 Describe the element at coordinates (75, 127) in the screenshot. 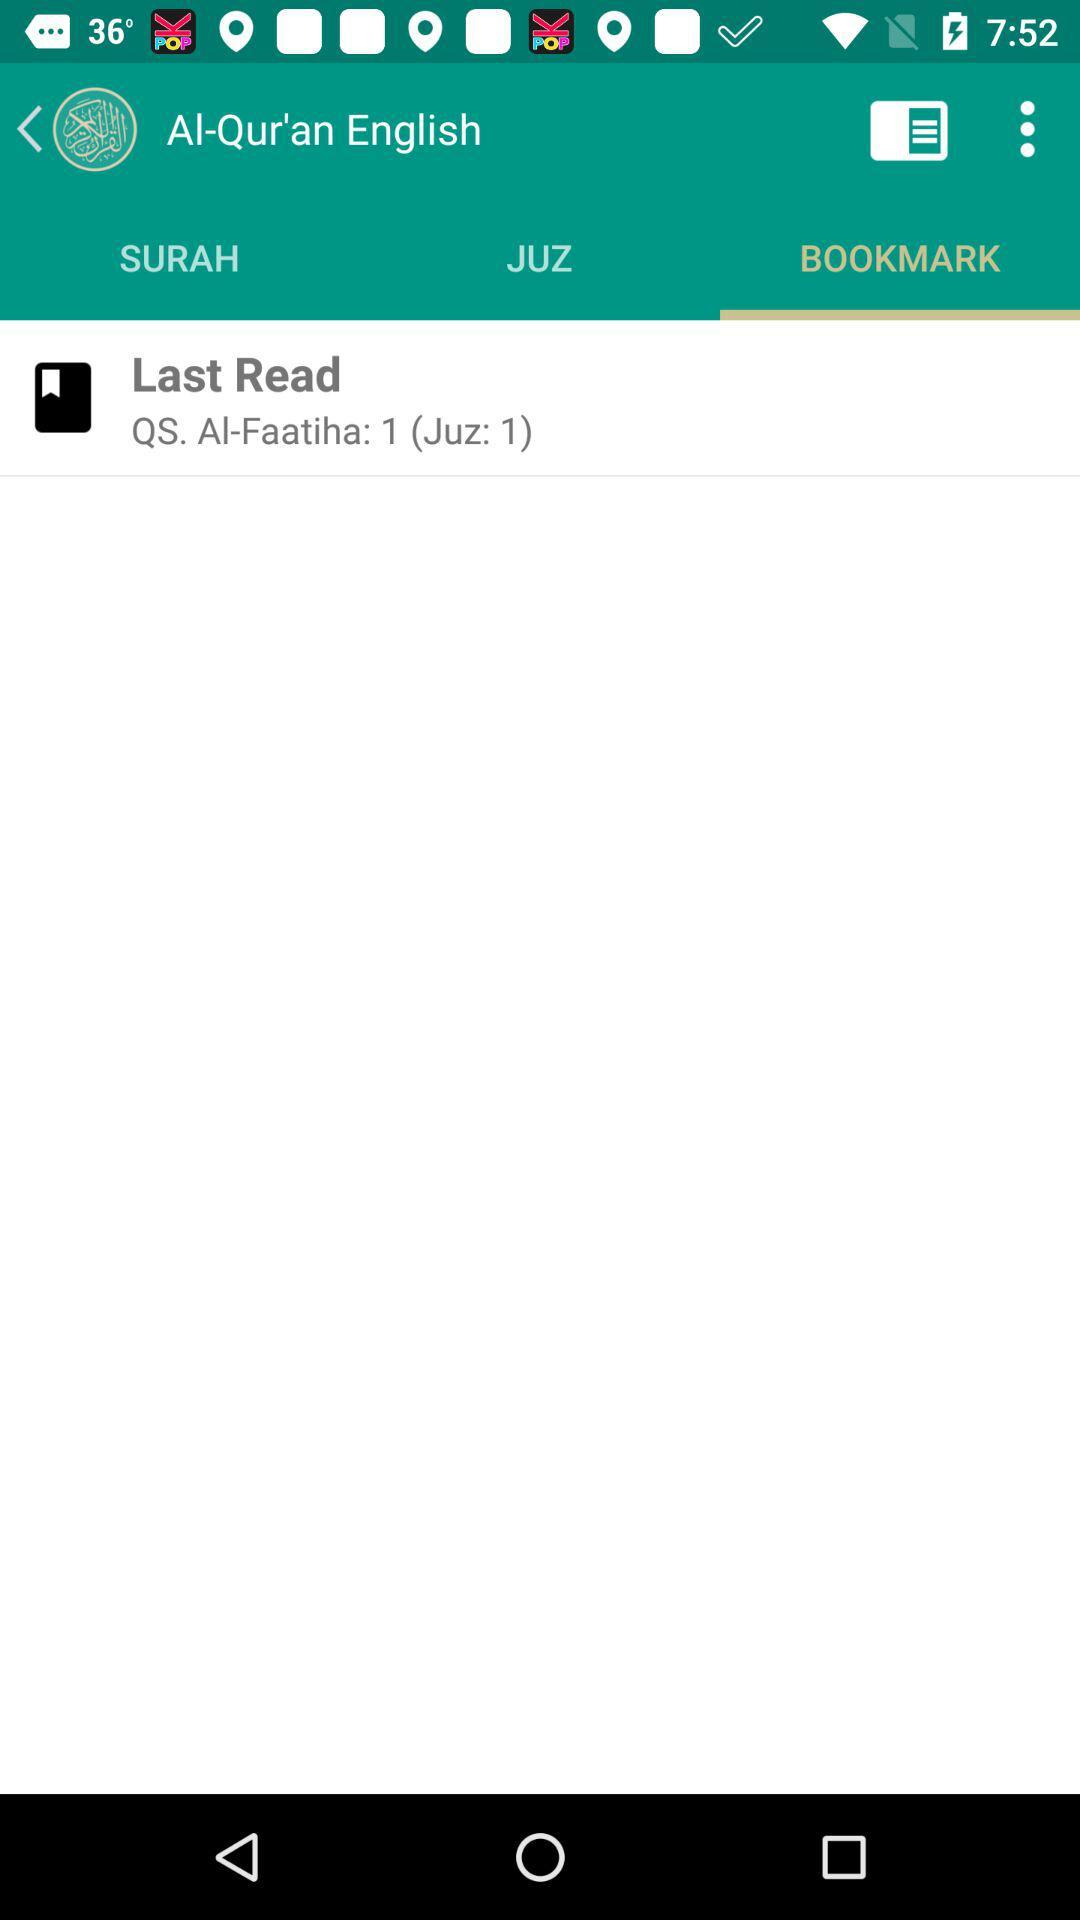

I see `previous` at that location.